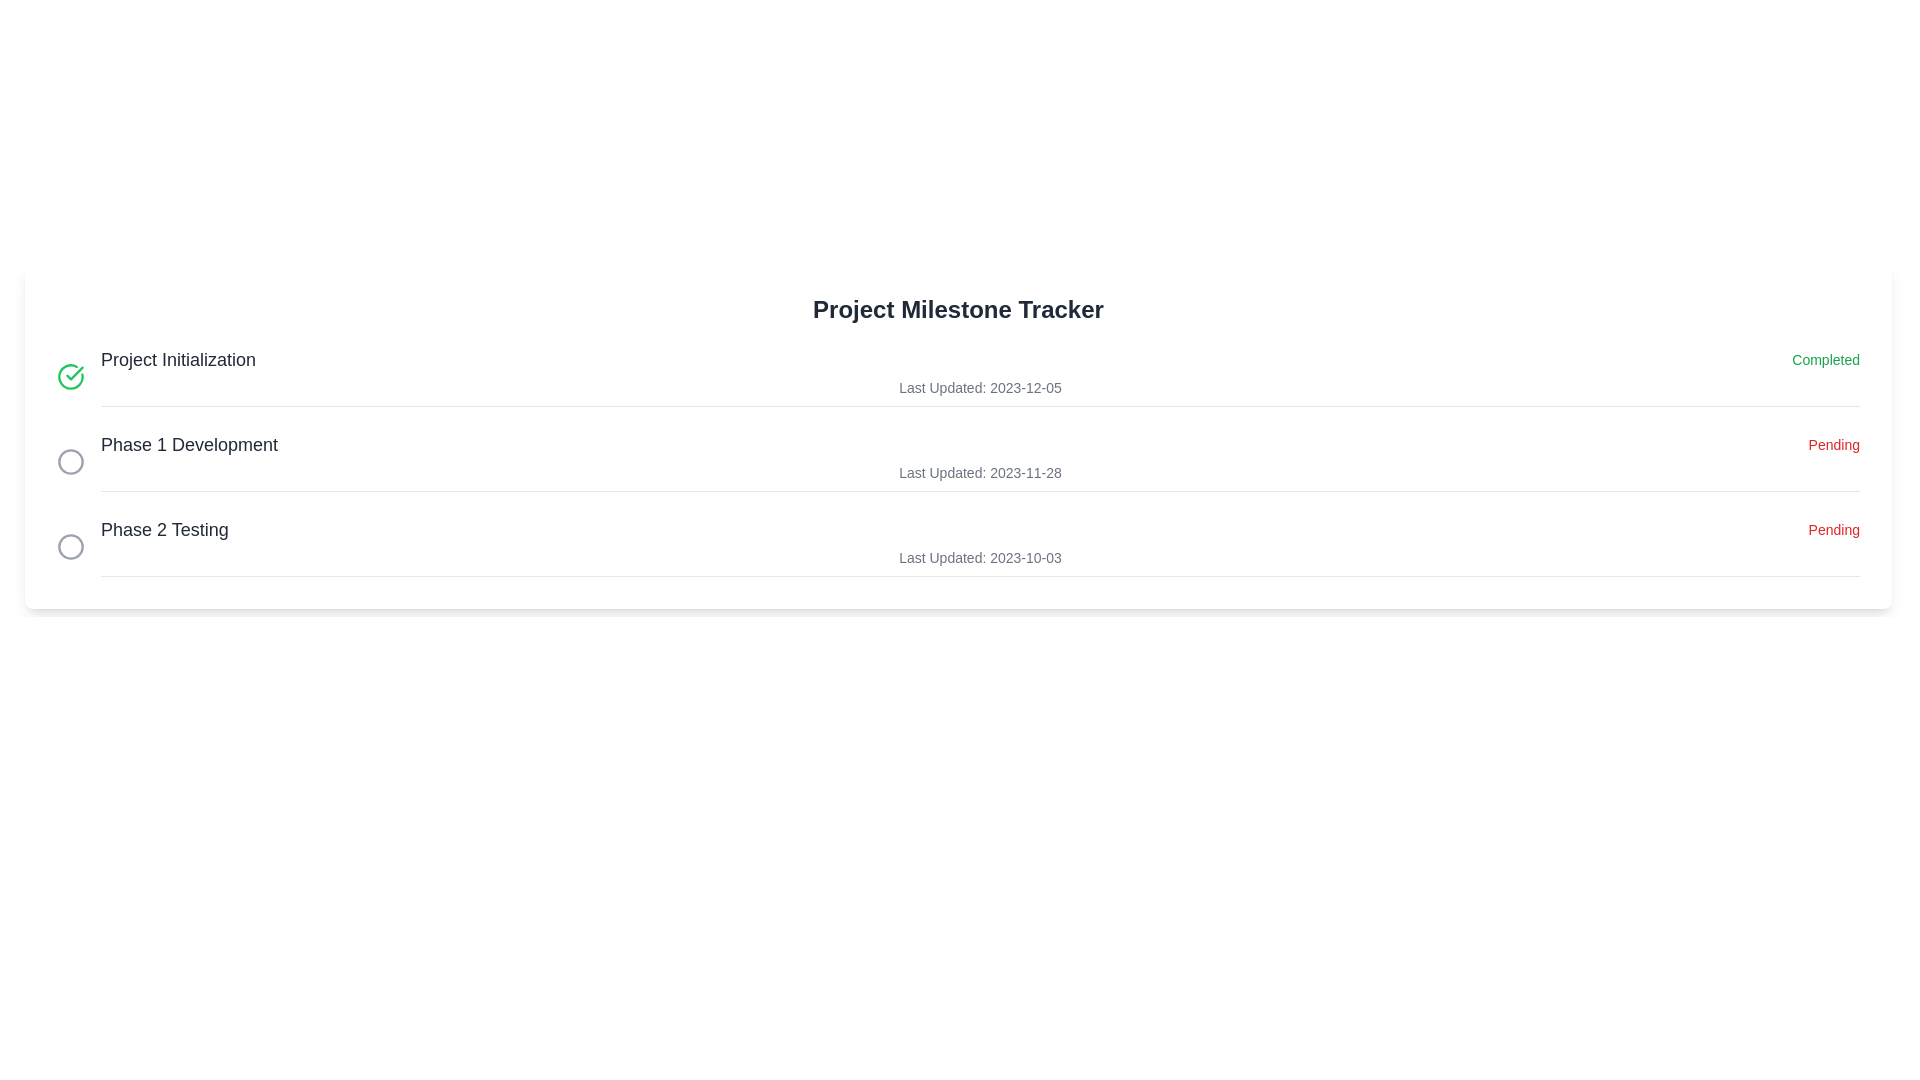  Describe the element at coordinates (957, 546) in the screenshot. I see `the Status indicator for 'Phase 2 Testing', which provides an overview of the current status and last update information, located as the third entry in the 'Project Milestone Tracker' list` at that location.